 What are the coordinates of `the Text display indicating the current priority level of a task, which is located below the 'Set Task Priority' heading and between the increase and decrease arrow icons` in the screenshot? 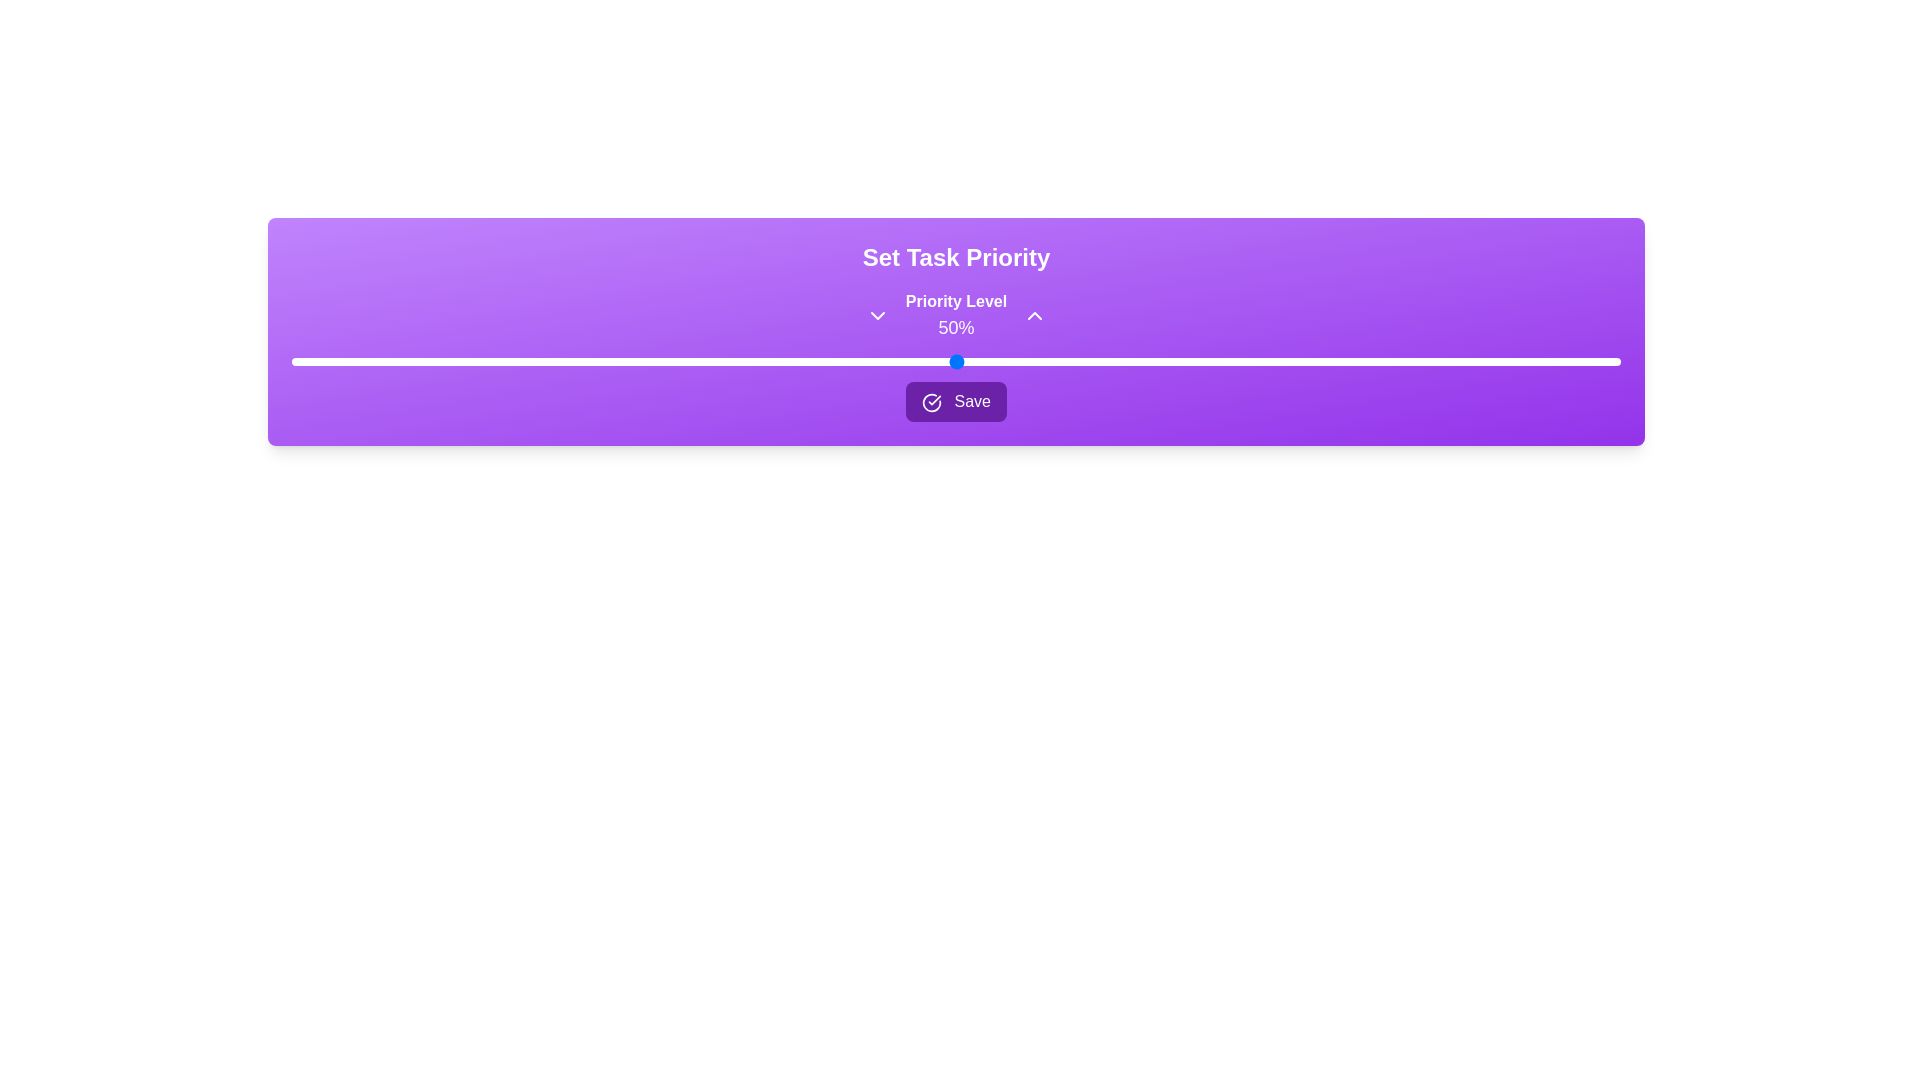 It's located at (955, 315).